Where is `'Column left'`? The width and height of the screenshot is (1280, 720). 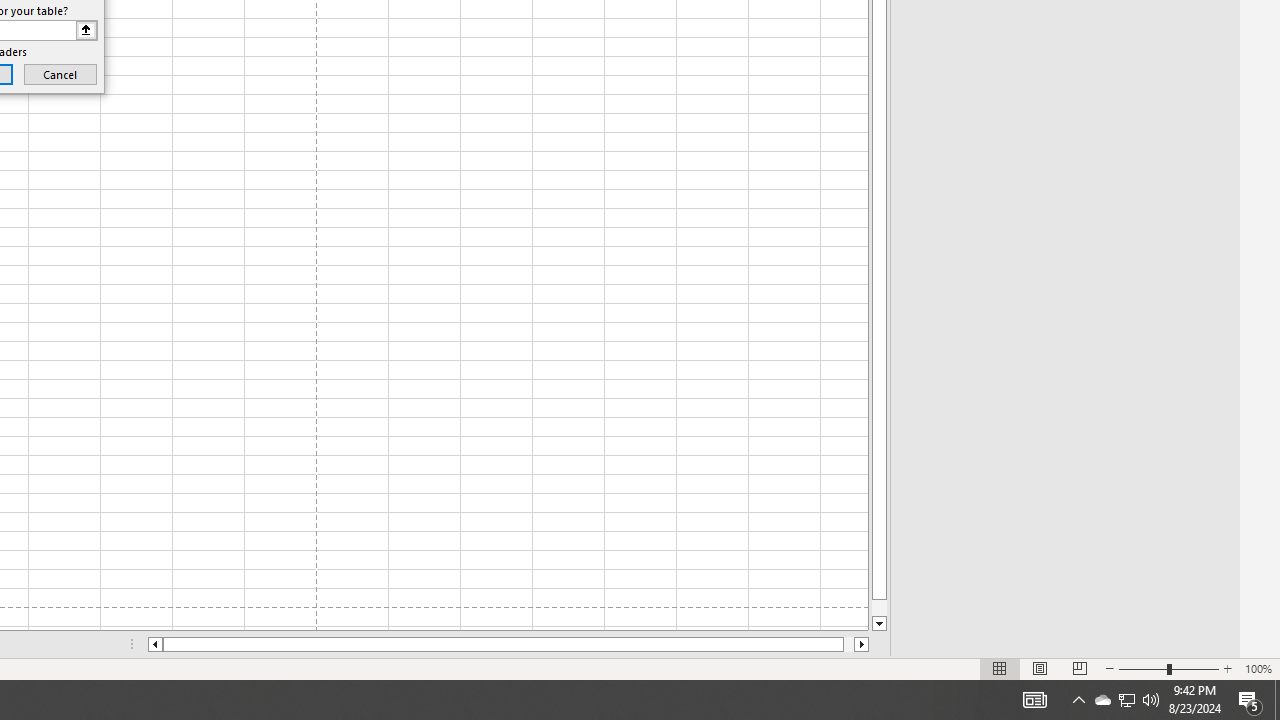
'Column left' is located at coordinates (153, 644).